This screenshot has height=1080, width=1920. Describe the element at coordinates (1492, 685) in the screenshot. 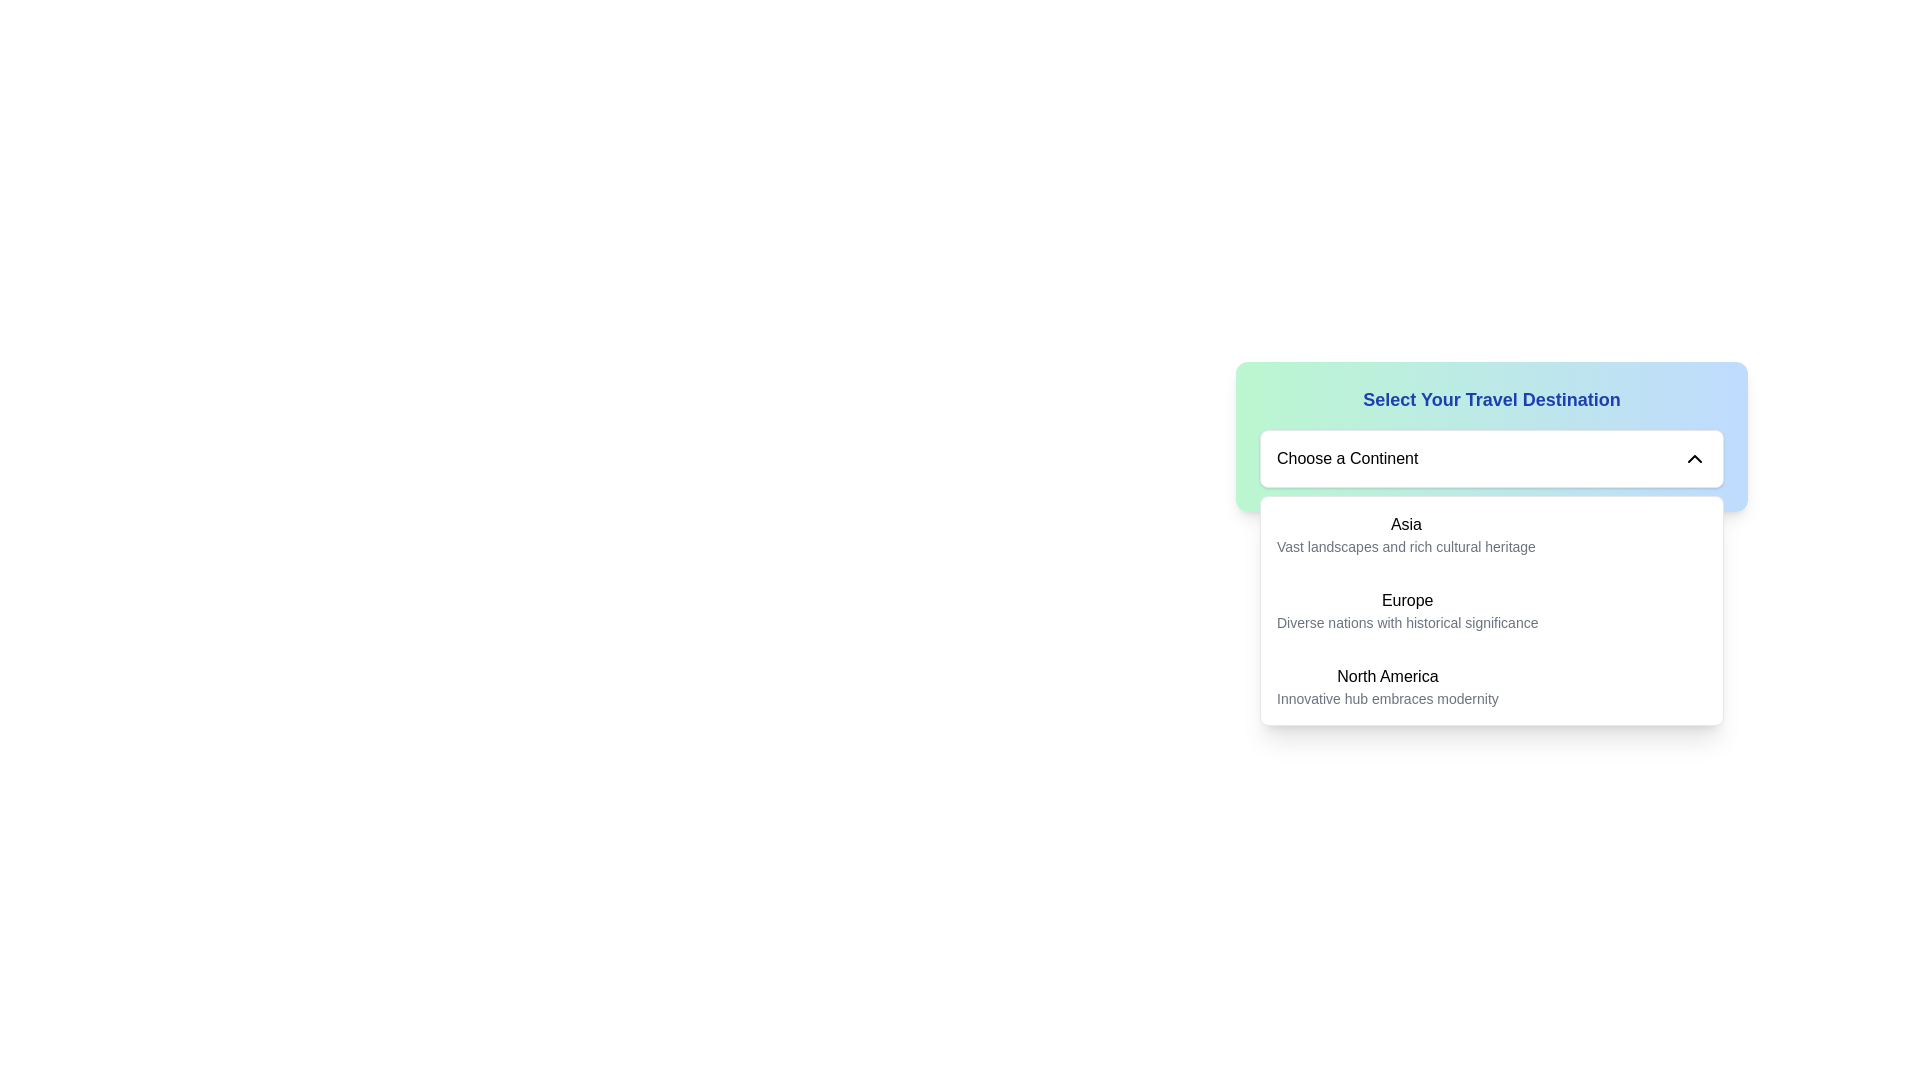

I see `the 'North America' selectable option in the dropdown menu` at that location.